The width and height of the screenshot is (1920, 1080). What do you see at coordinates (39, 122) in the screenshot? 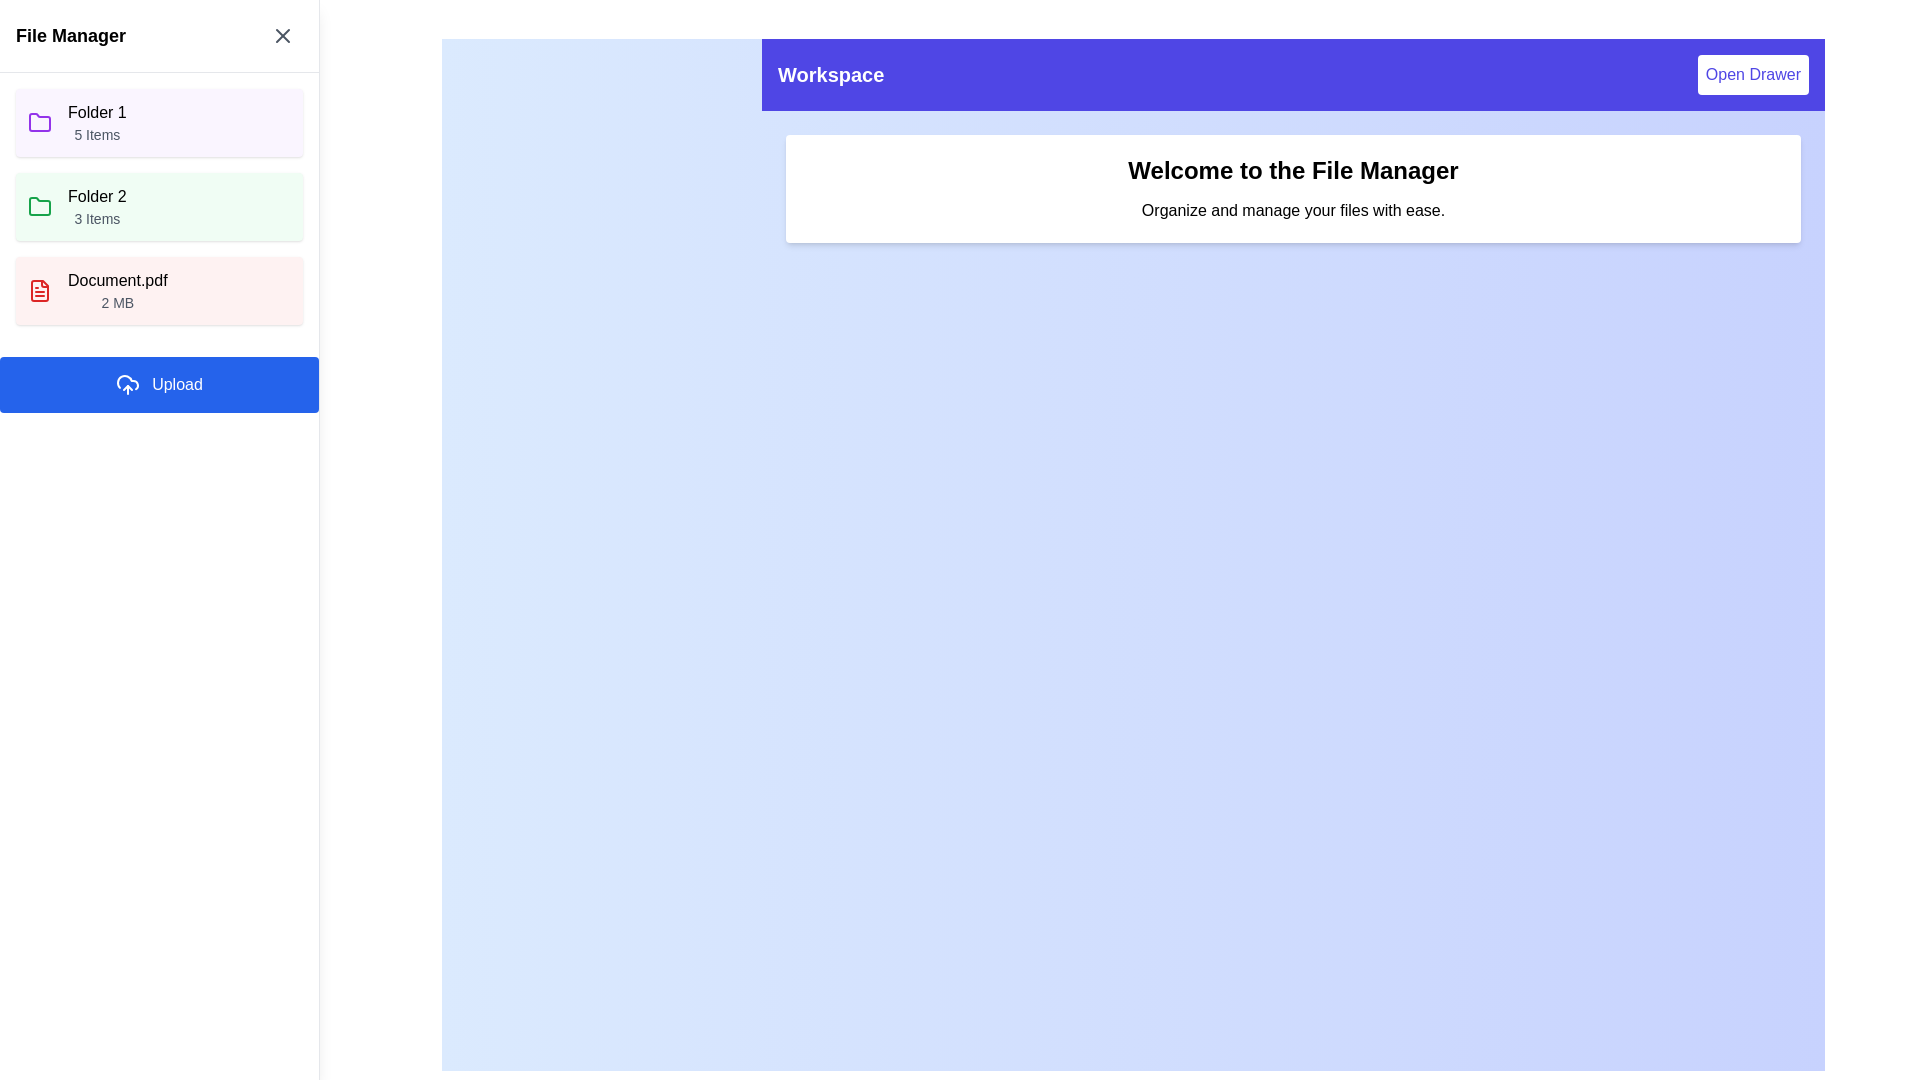
I see `graphical icon representing 'Folder 1' located in the left sidebar menu of the application` at bounding box center [39, 122].